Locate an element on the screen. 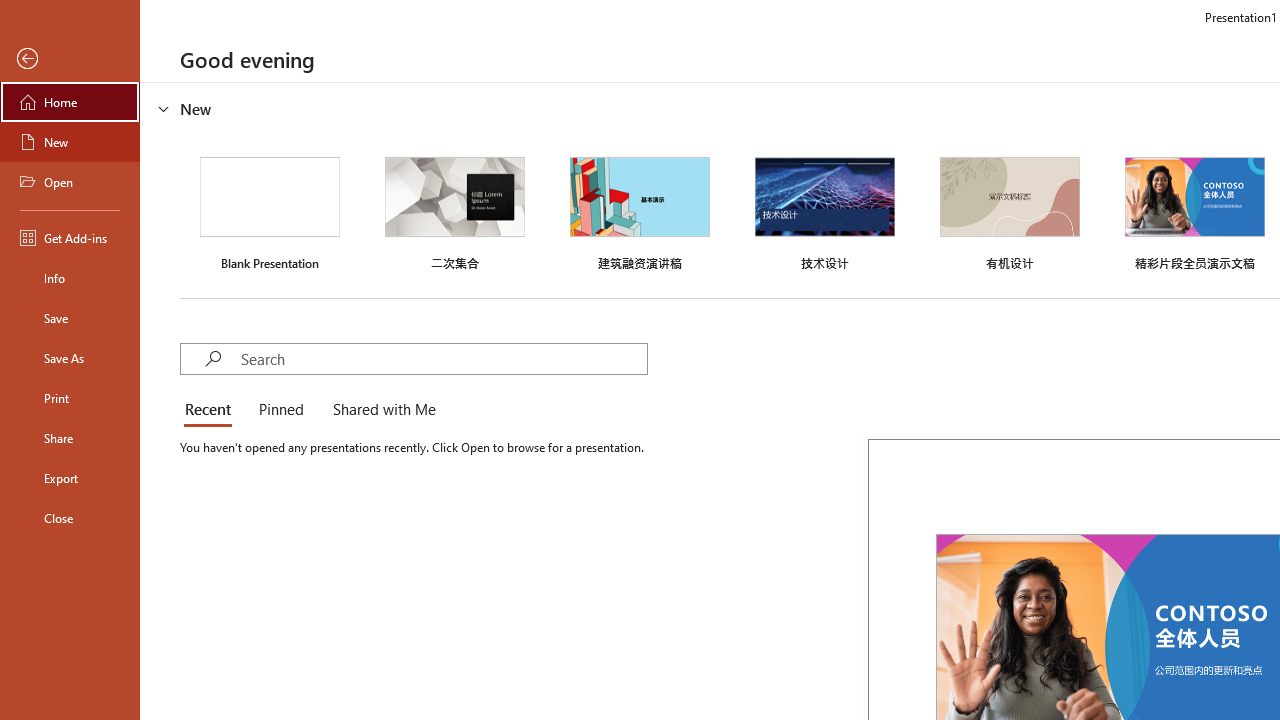 This screenshot has width=1280, height=720. 'Shared with Me' is located at coordinates (380, 410).